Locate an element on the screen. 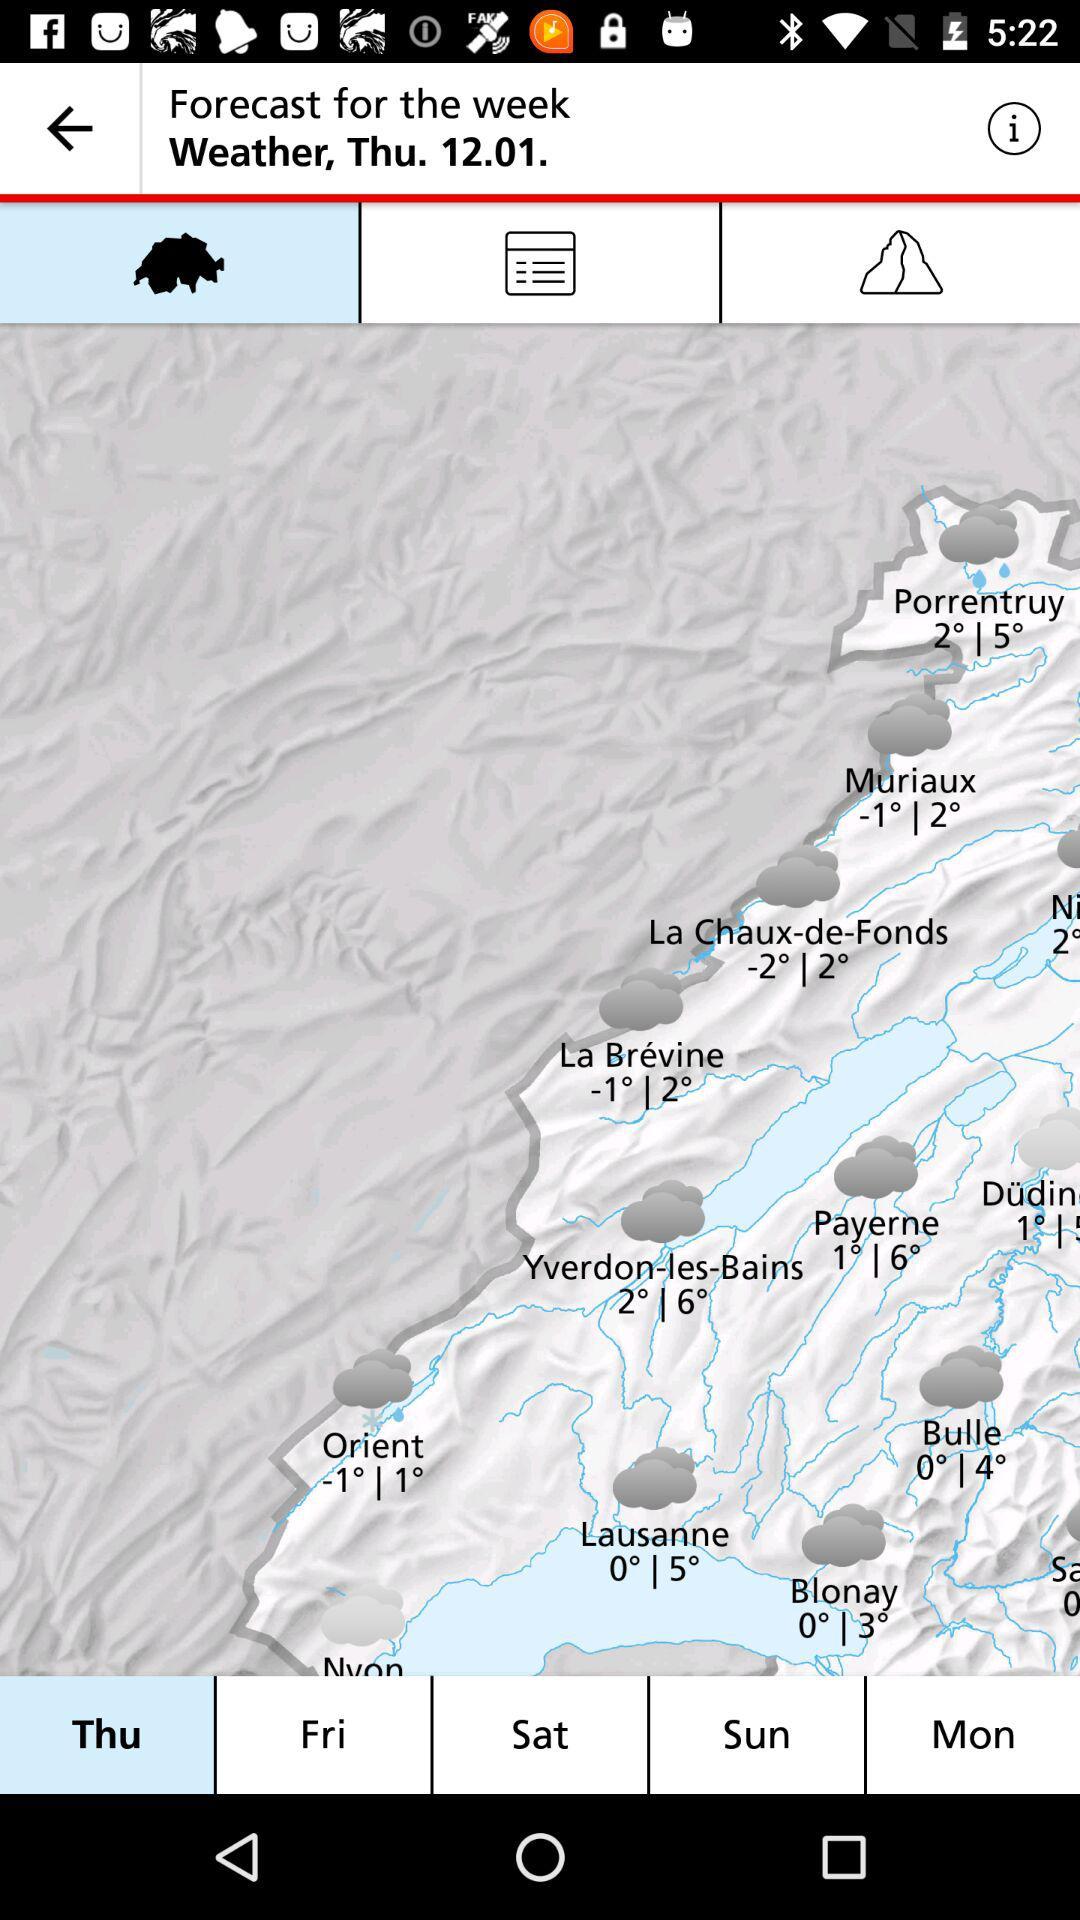 This screenshot has height=1920, width=1080. the item to the left of the mon icon is located at coordinates (757, 1734).